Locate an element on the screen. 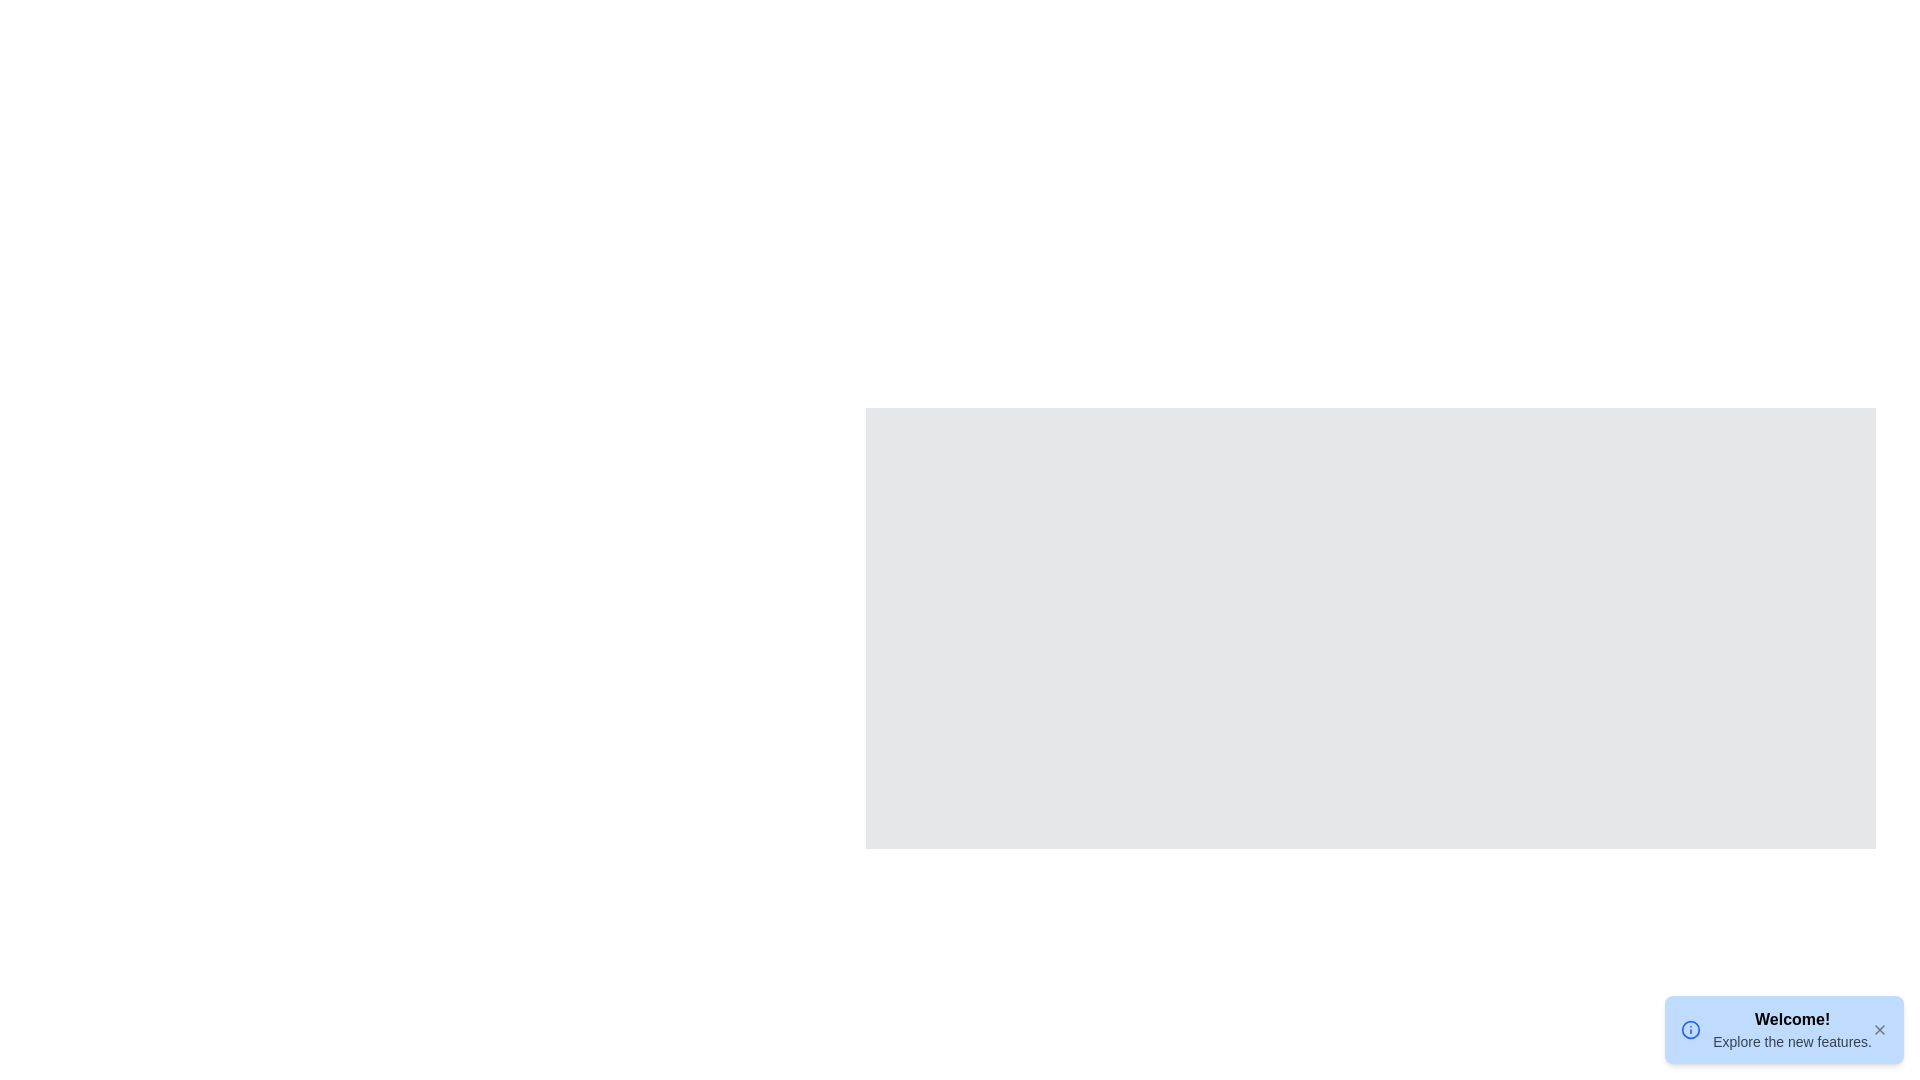 The image size is (1920, 1080). text label that says 'Explore the new features.' located in the lower-right corner of the interface, below the 'Welcome!' text is located at coordinates (1792, 1040).